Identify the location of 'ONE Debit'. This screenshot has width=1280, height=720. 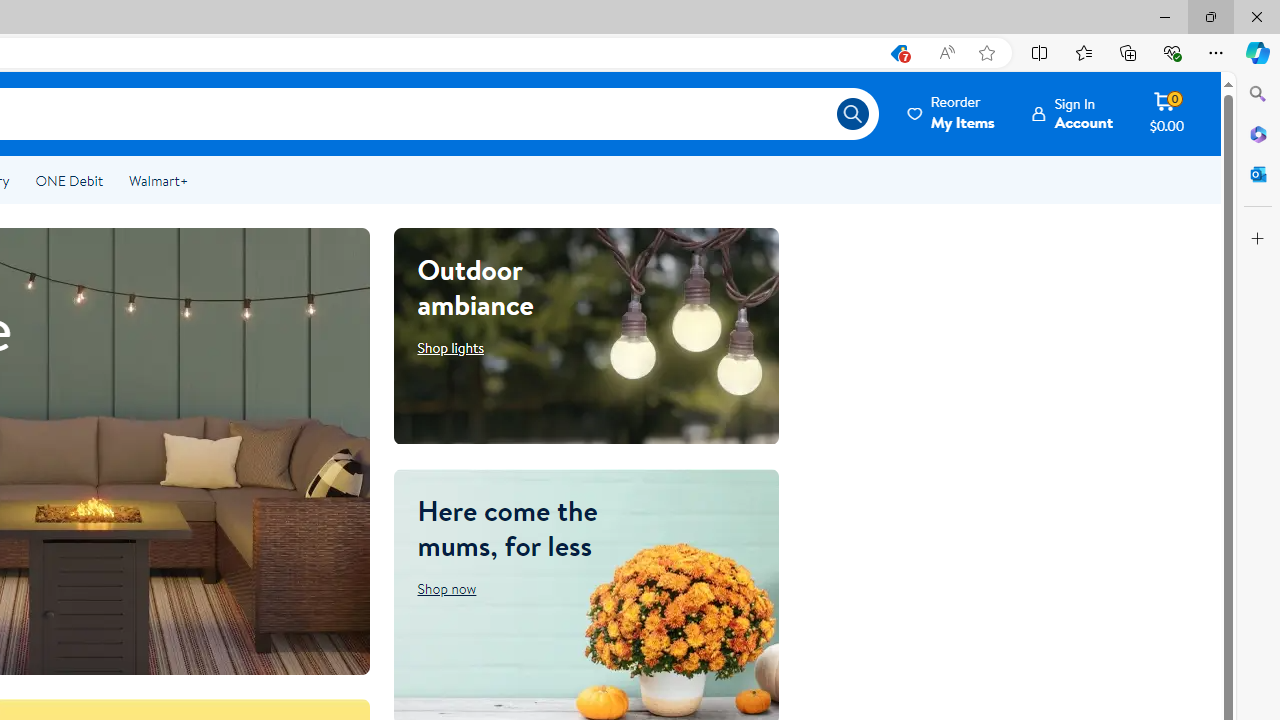
(69, 181).